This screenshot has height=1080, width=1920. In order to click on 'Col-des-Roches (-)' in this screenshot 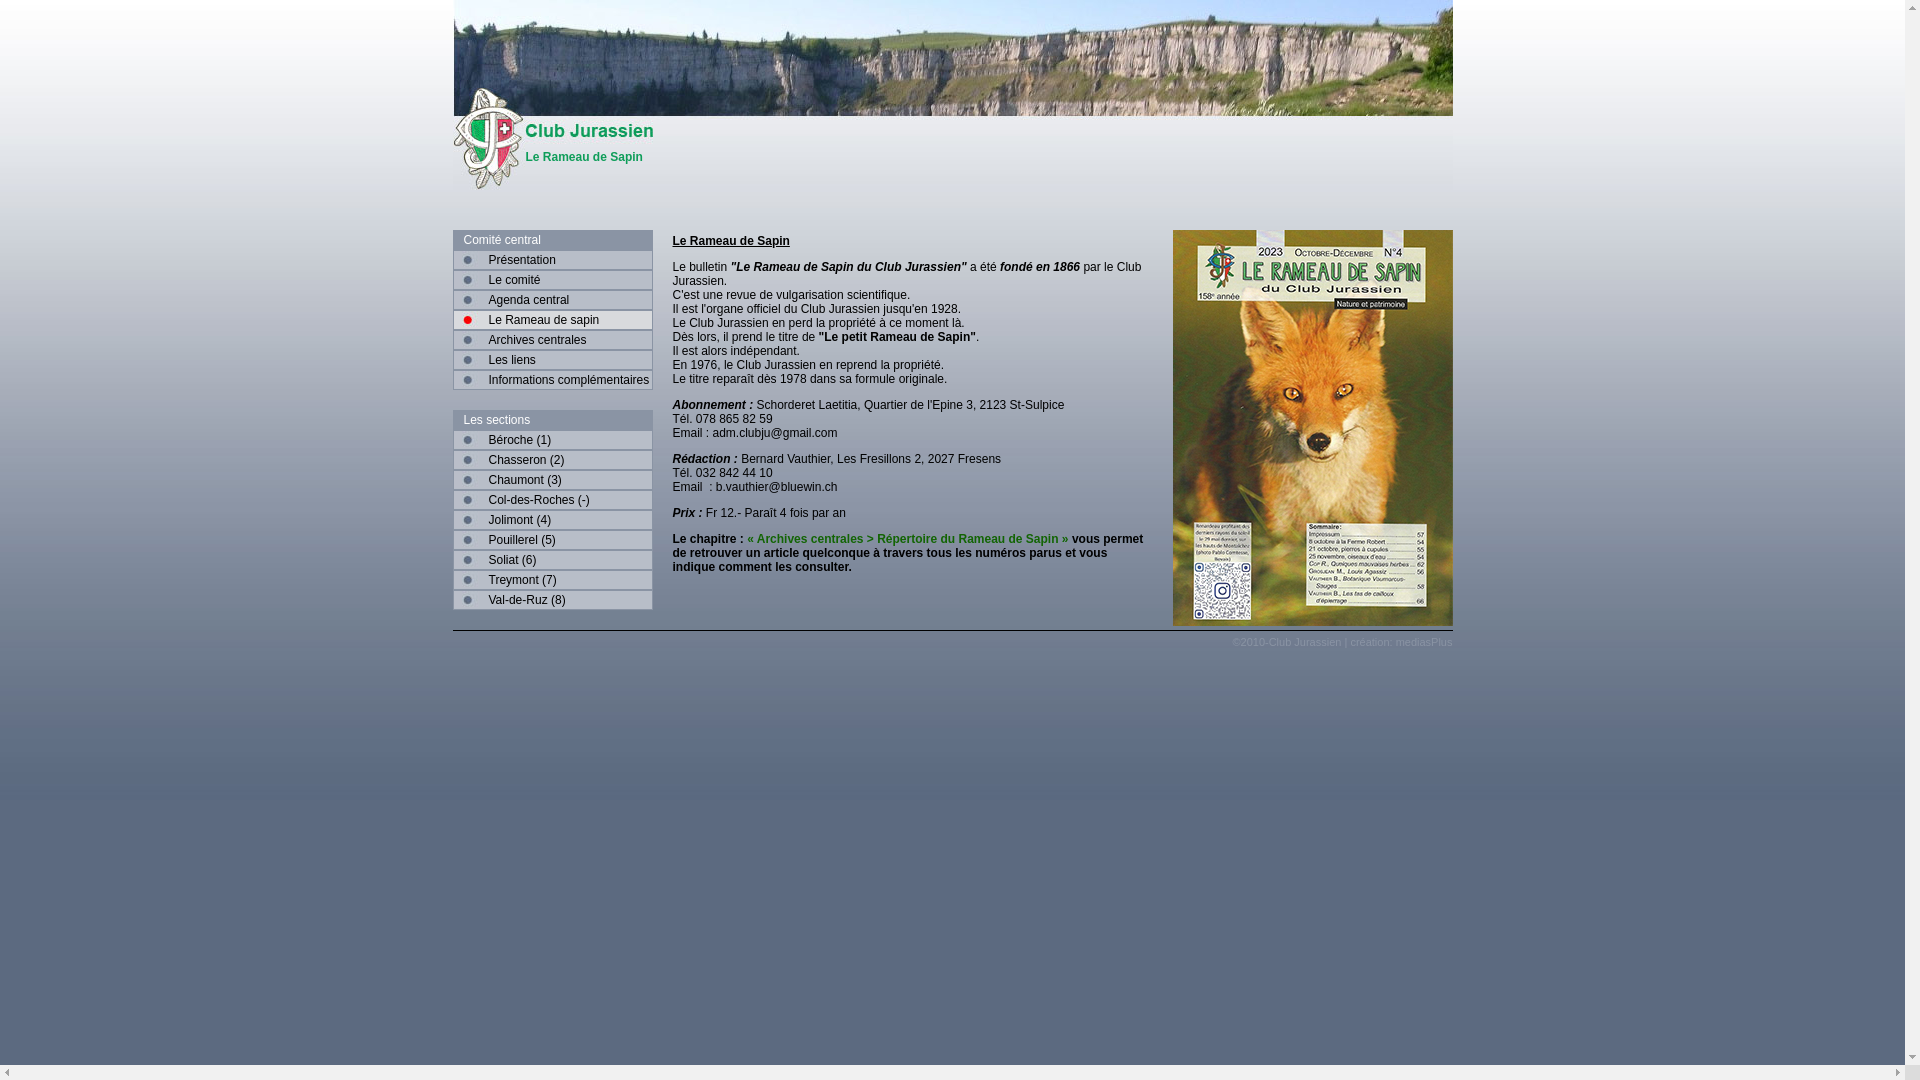, I will do `click(552, 499)`.